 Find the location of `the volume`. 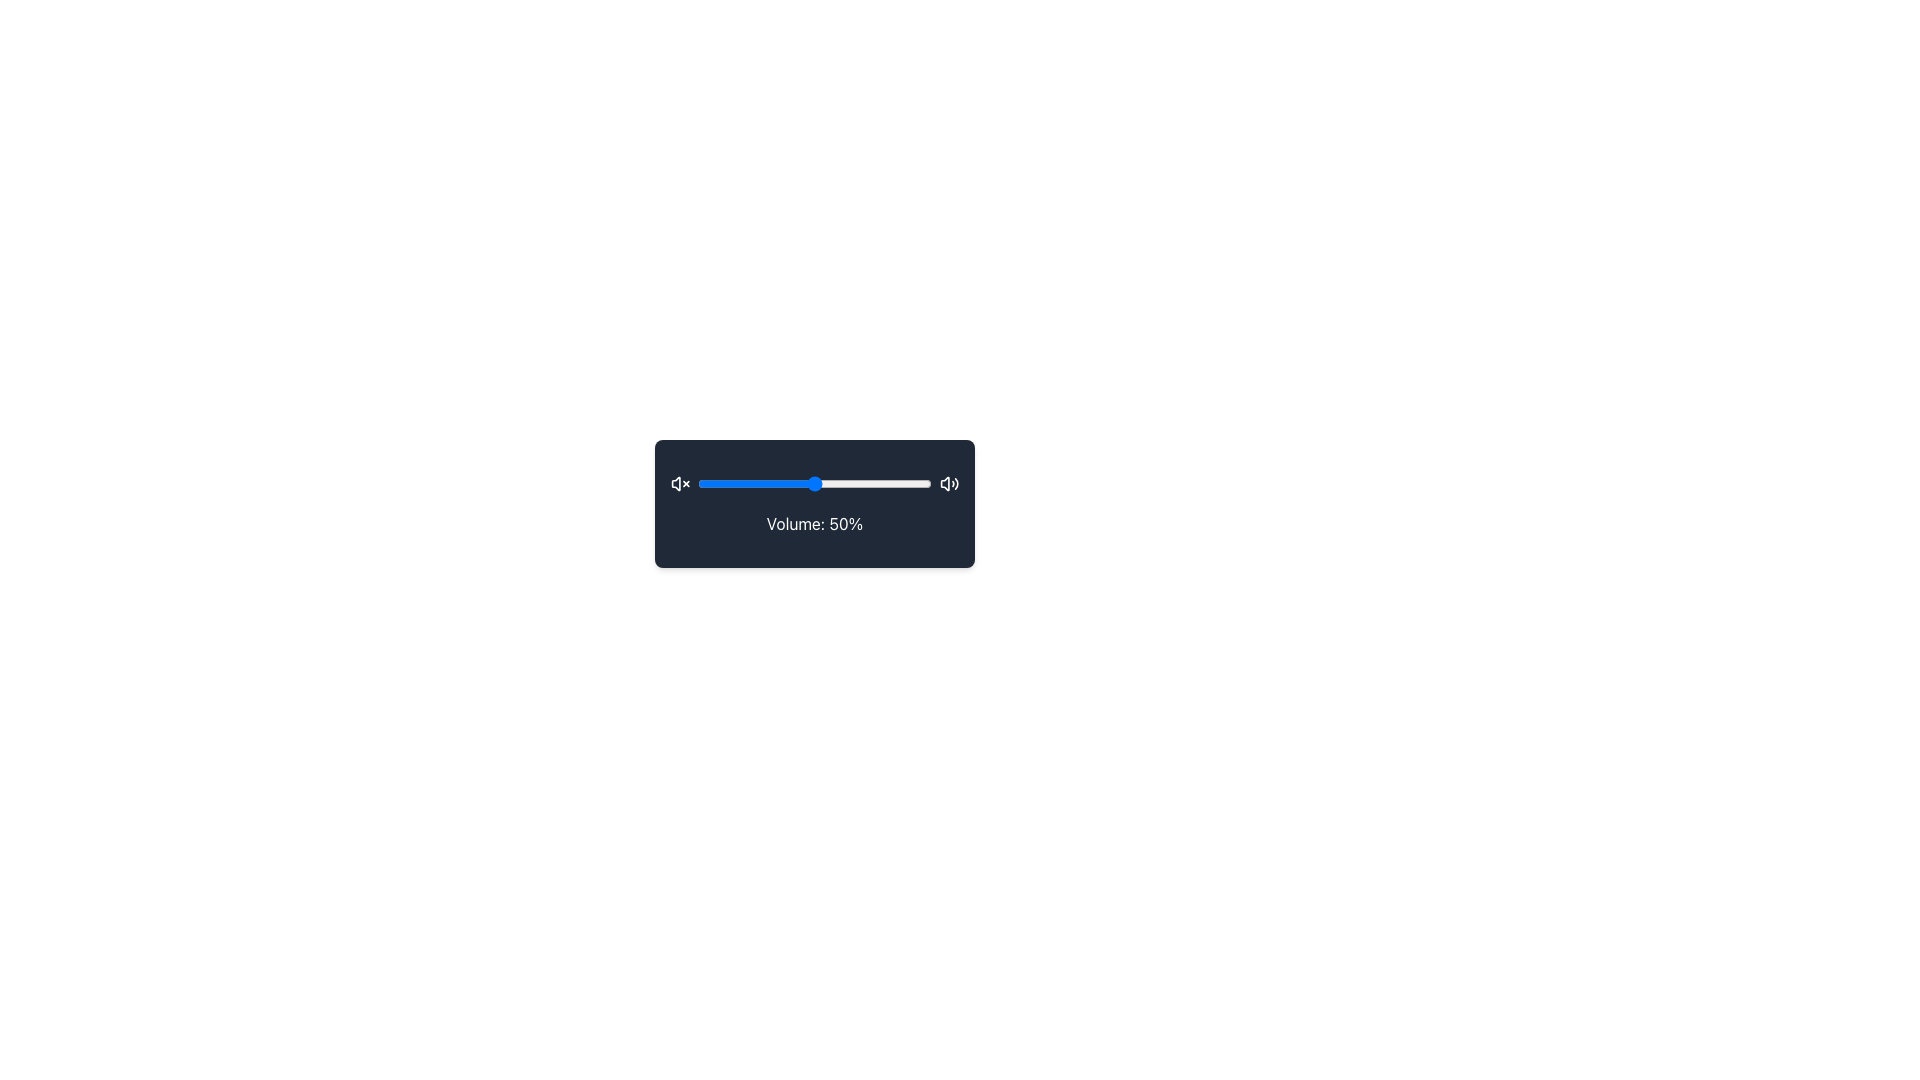

the volume is located at coordinates (821, 483).